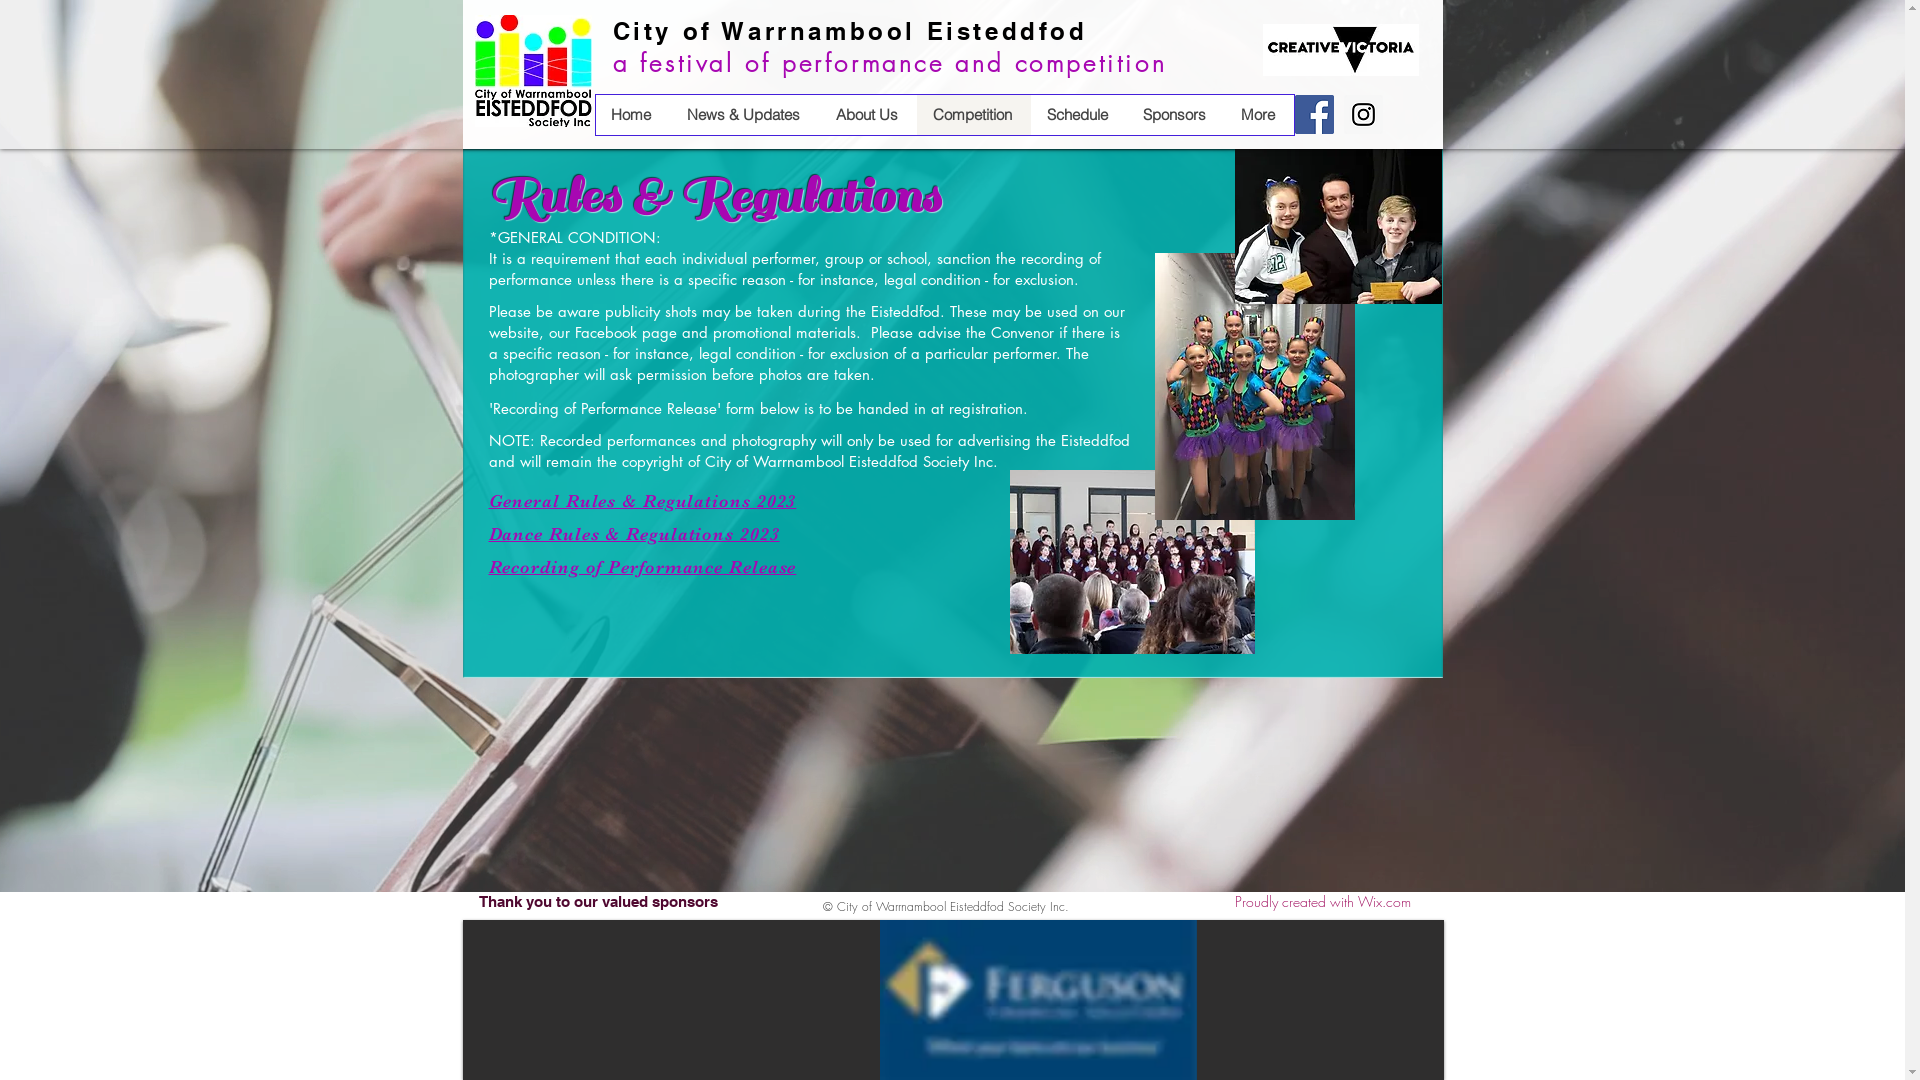  I want to click on 'Home', so click(632, 115).